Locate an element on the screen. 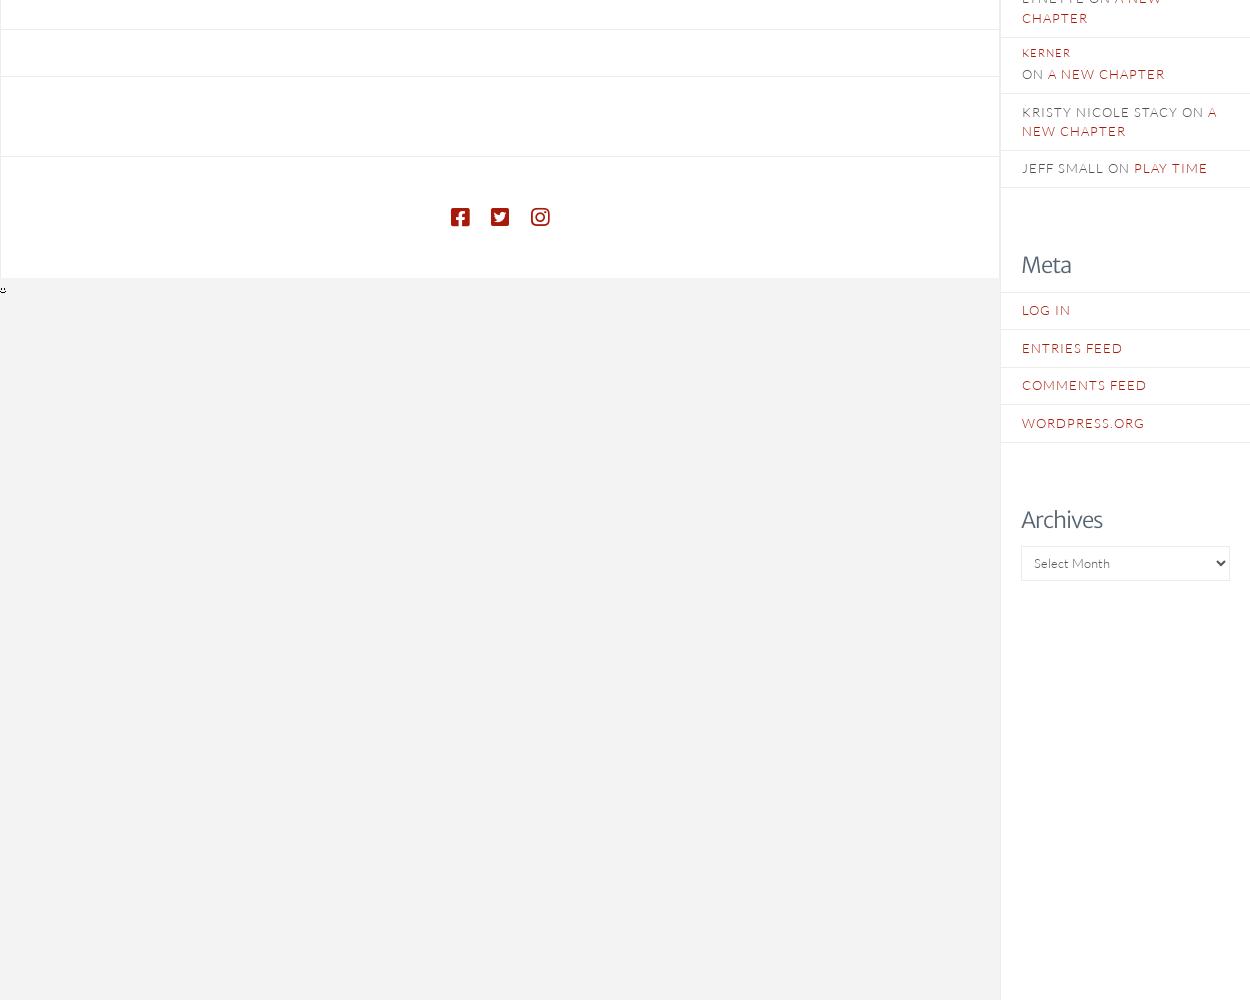  'Comments feed' is located at coordinates (1083, 385).